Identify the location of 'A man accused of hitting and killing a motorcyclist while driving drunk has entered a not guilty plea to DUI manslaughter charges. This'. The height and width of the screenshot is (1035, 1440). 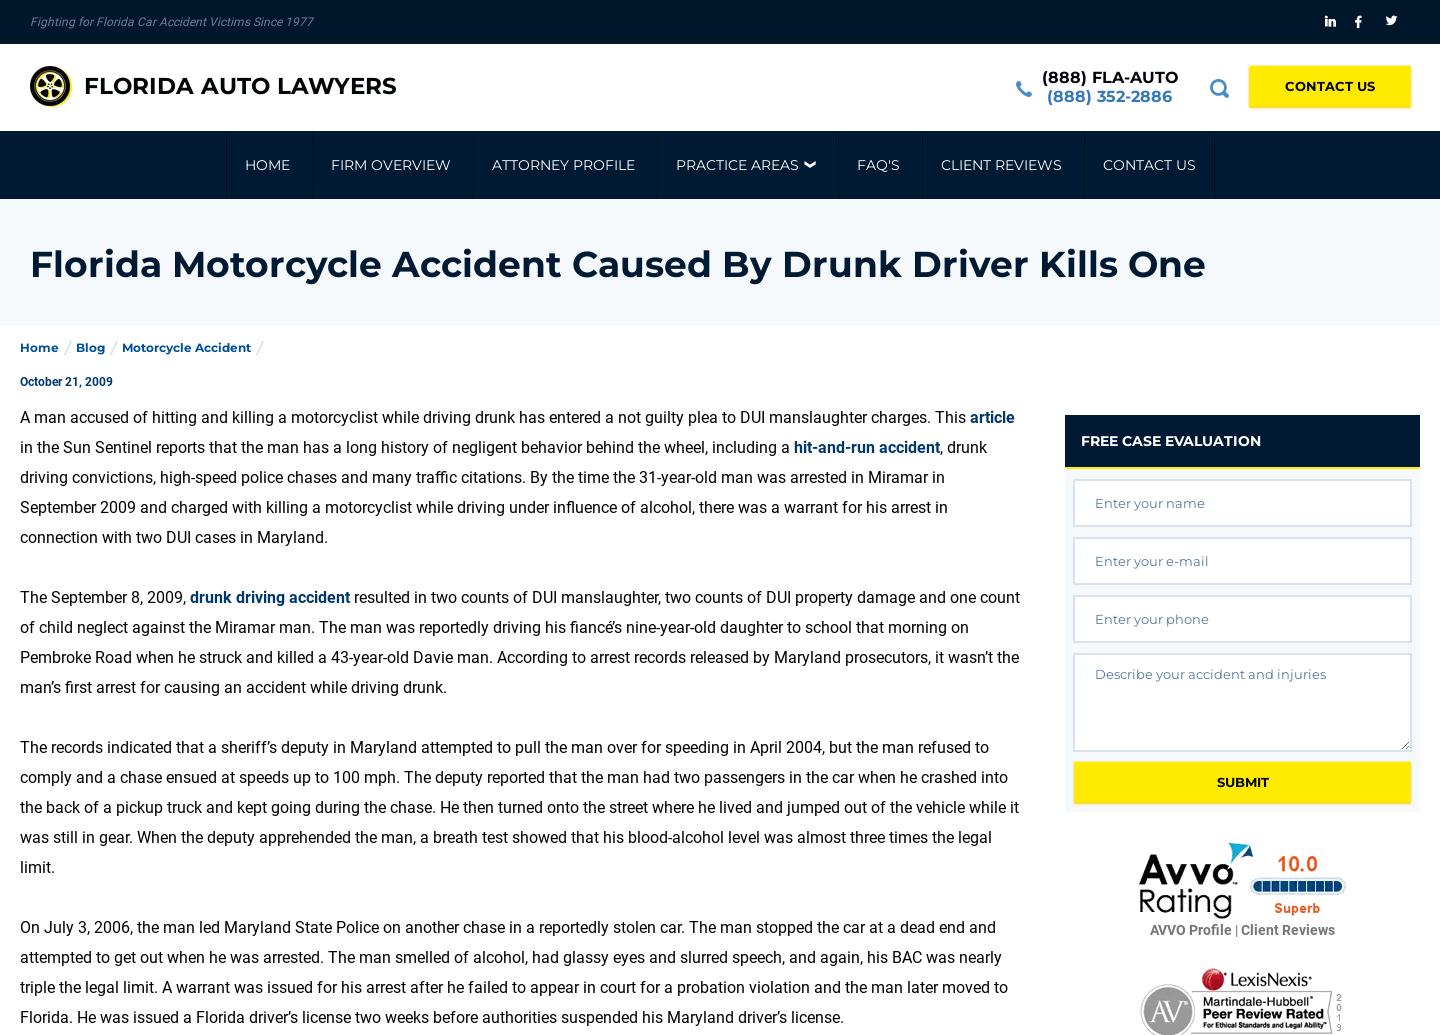
(494, 417).